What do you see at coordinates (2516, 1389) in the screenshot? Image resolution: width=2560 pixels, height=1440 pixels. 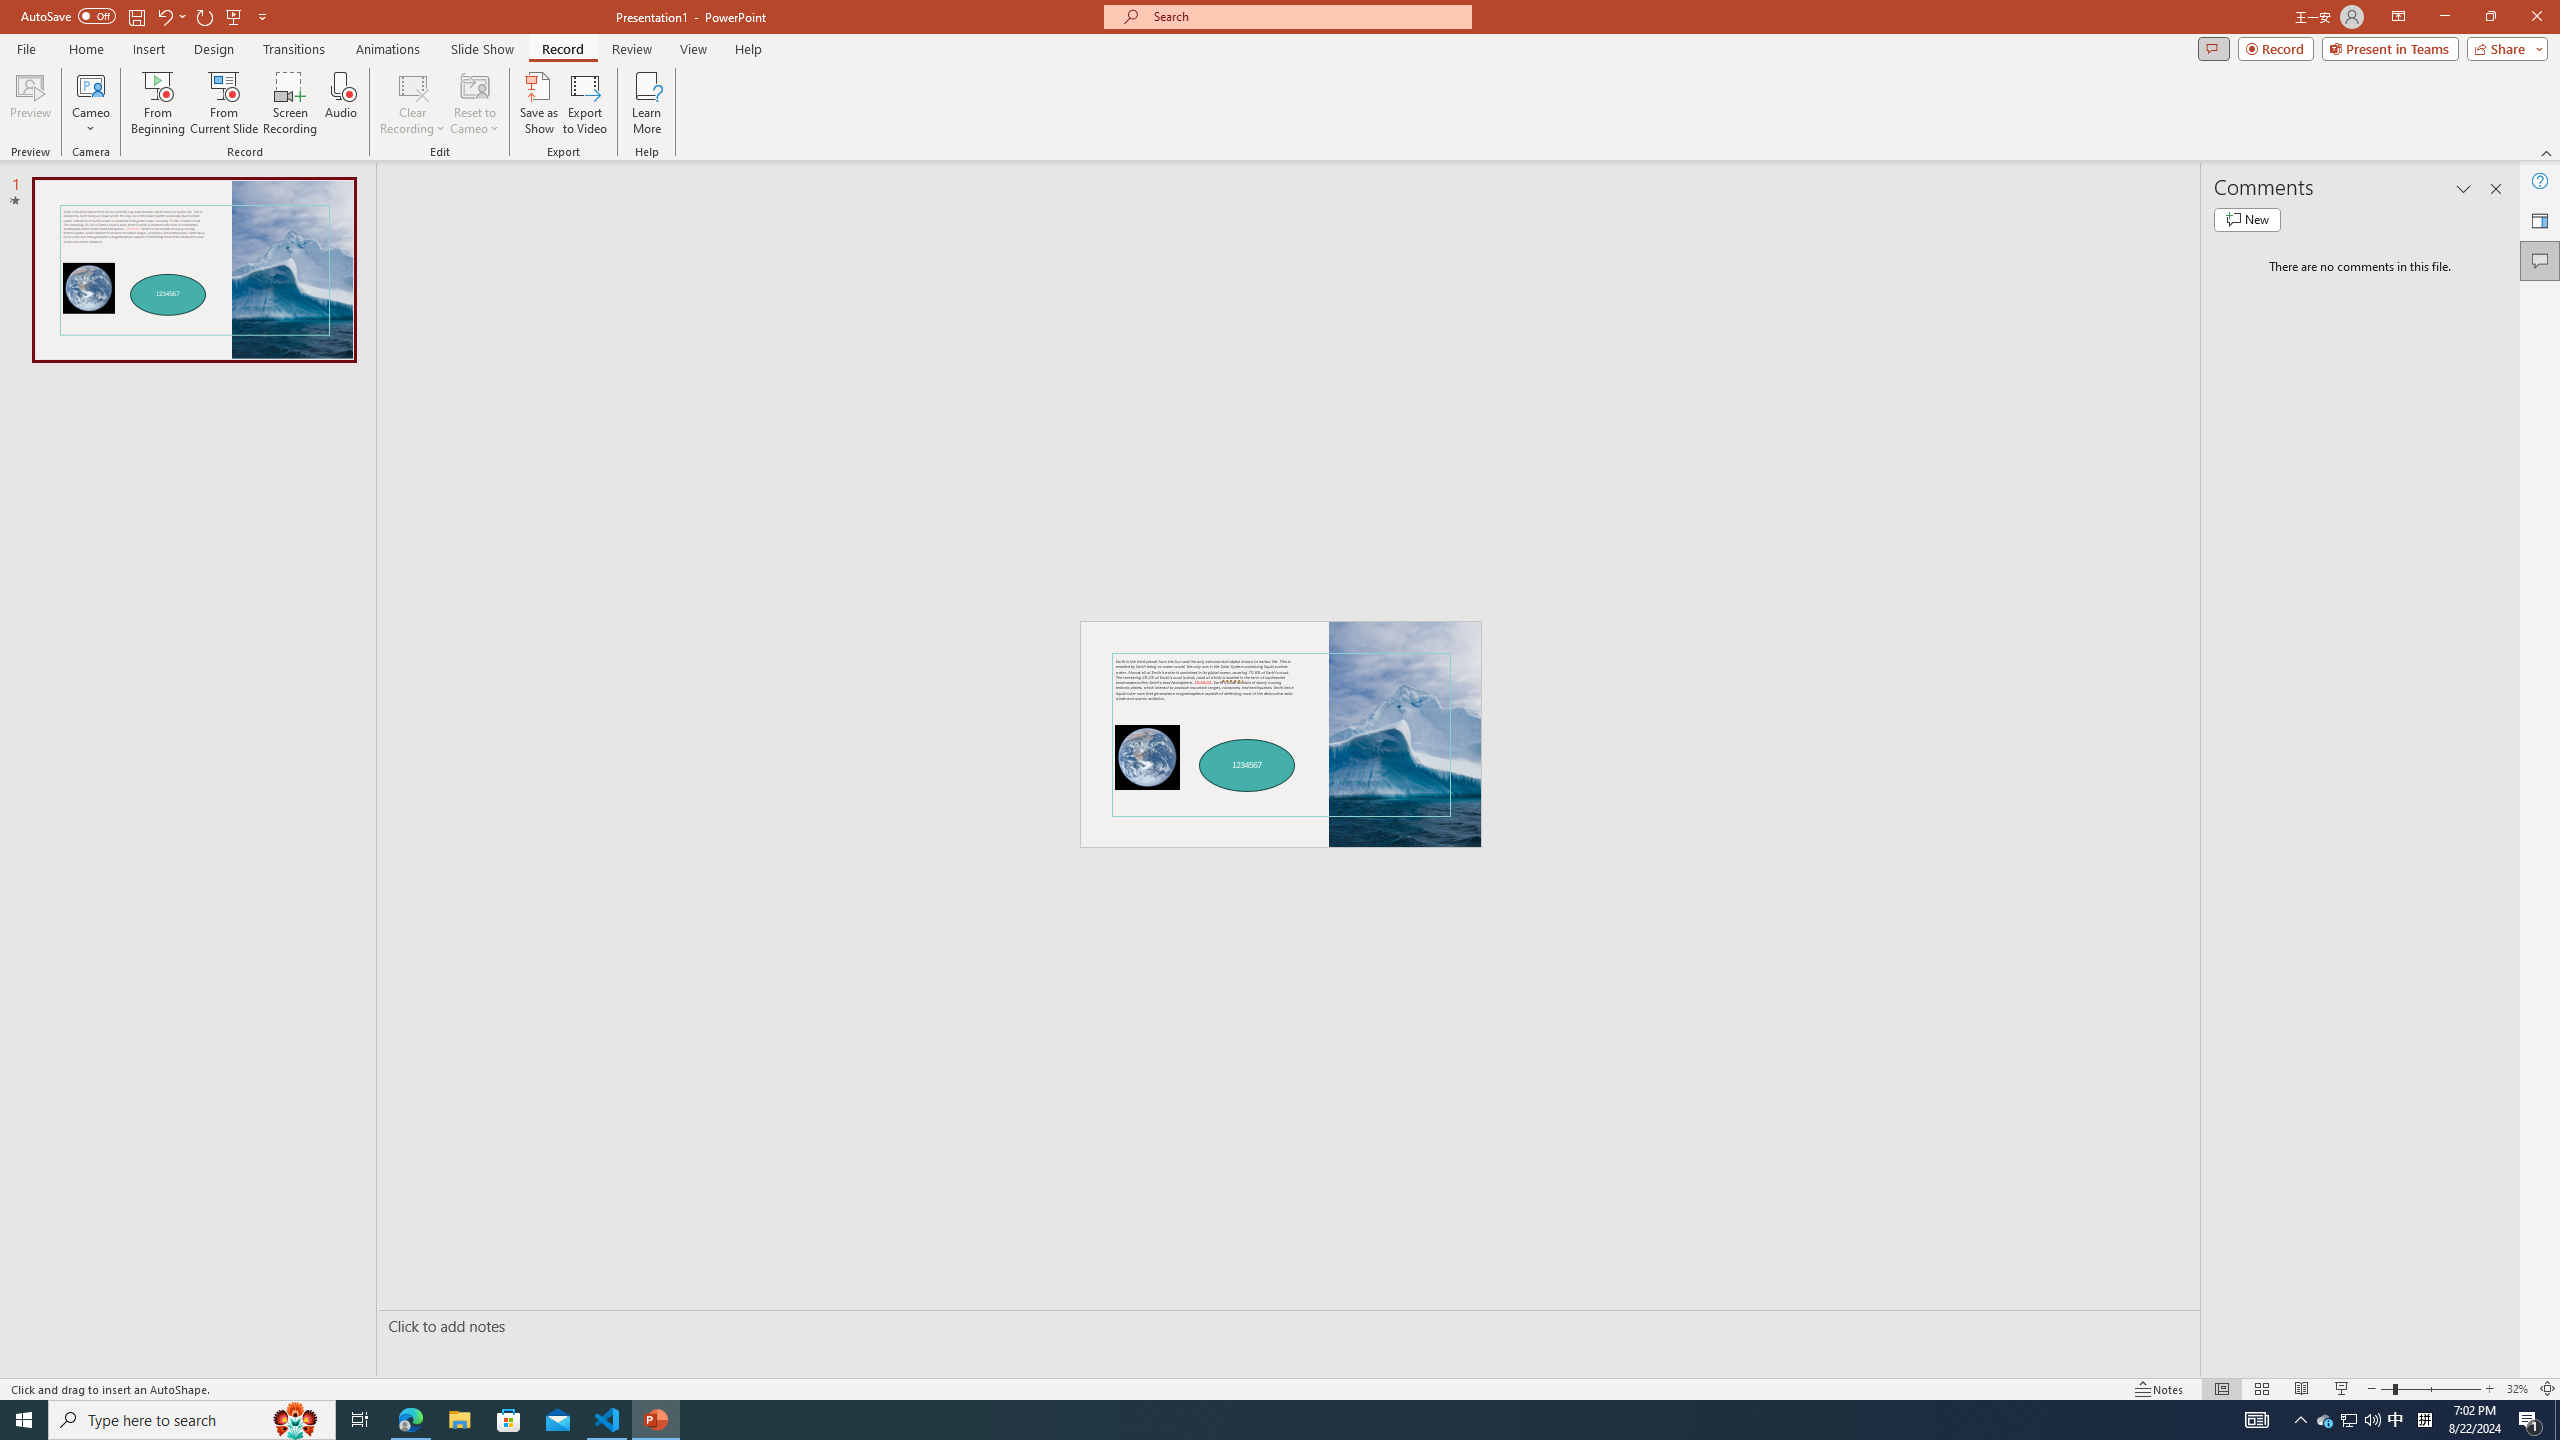 I see `'Zoom 32%'` at bounding box center [2516, 1389].